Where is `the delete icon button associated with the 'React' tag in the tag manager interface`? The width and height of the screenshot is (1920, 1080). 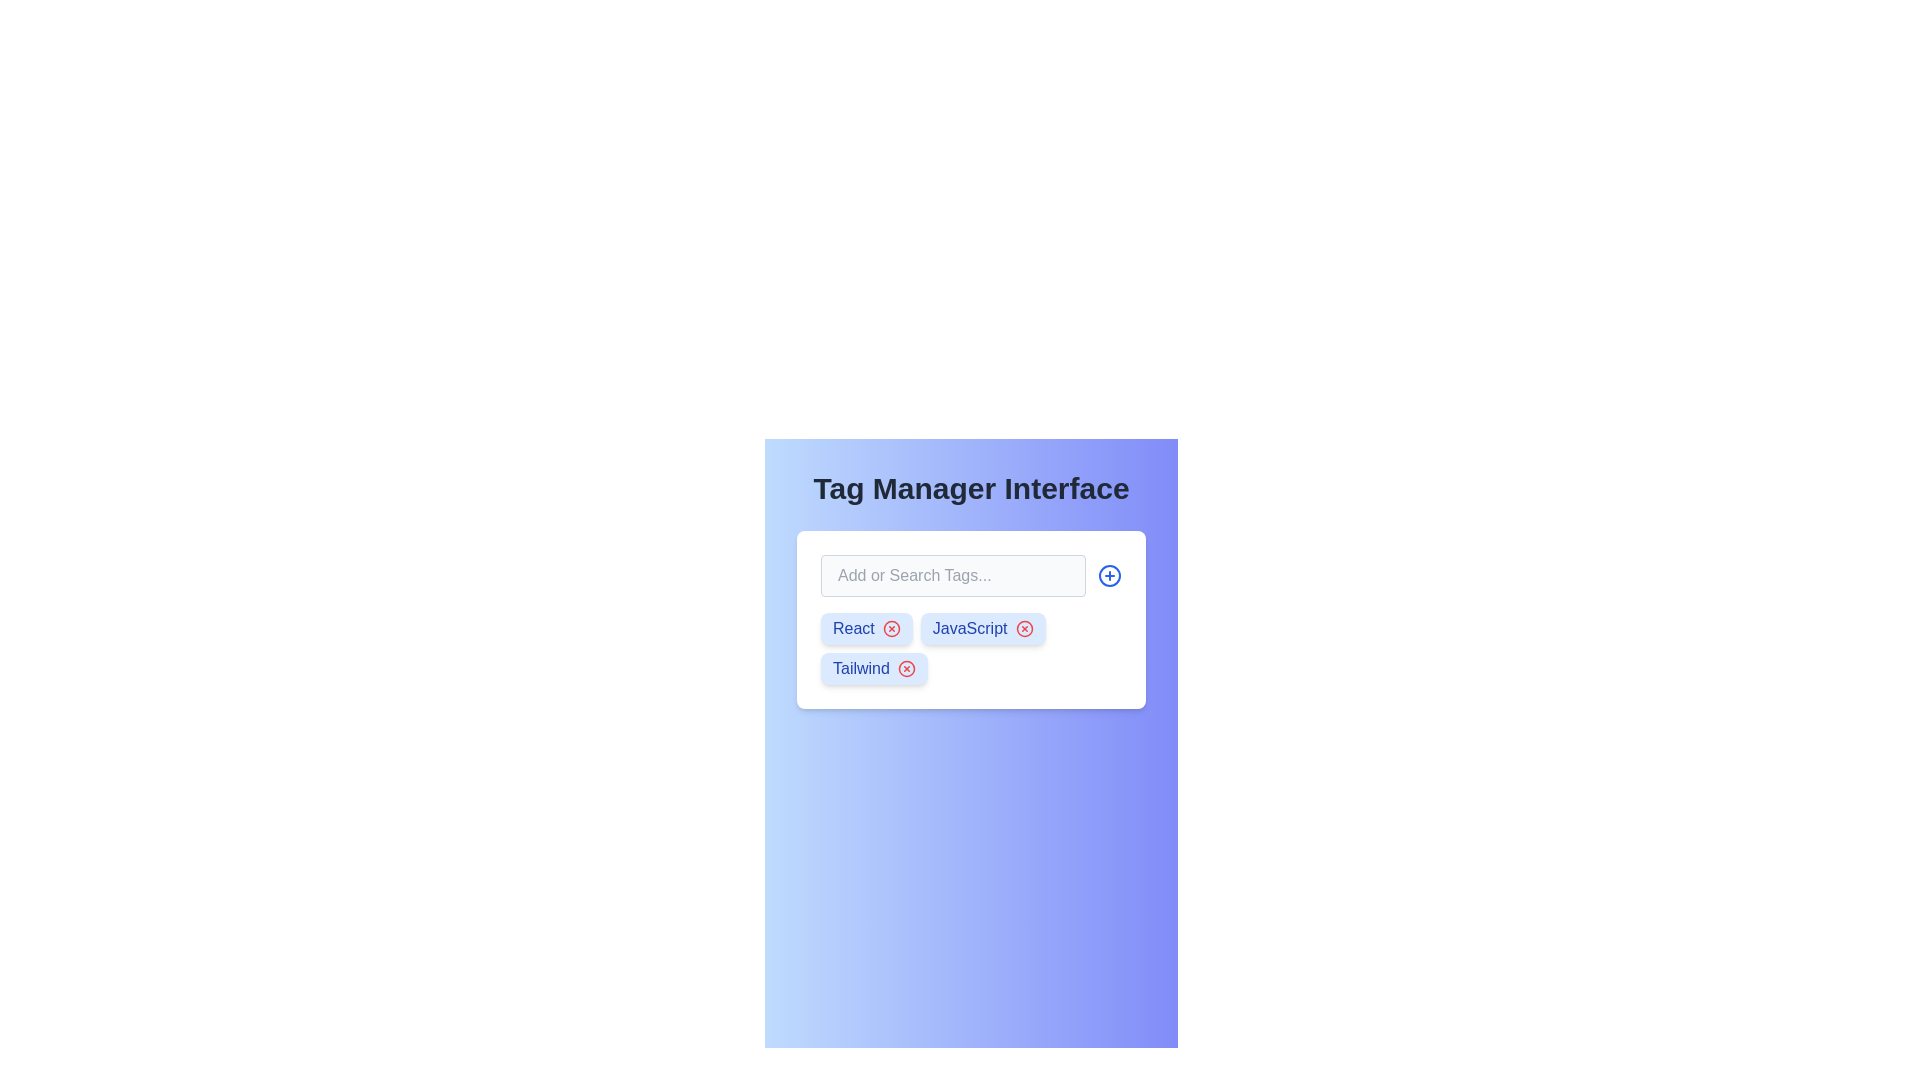 the delete icon button associated with the 'React' tag in the tag manager interface is located at coordinates (890, 627).